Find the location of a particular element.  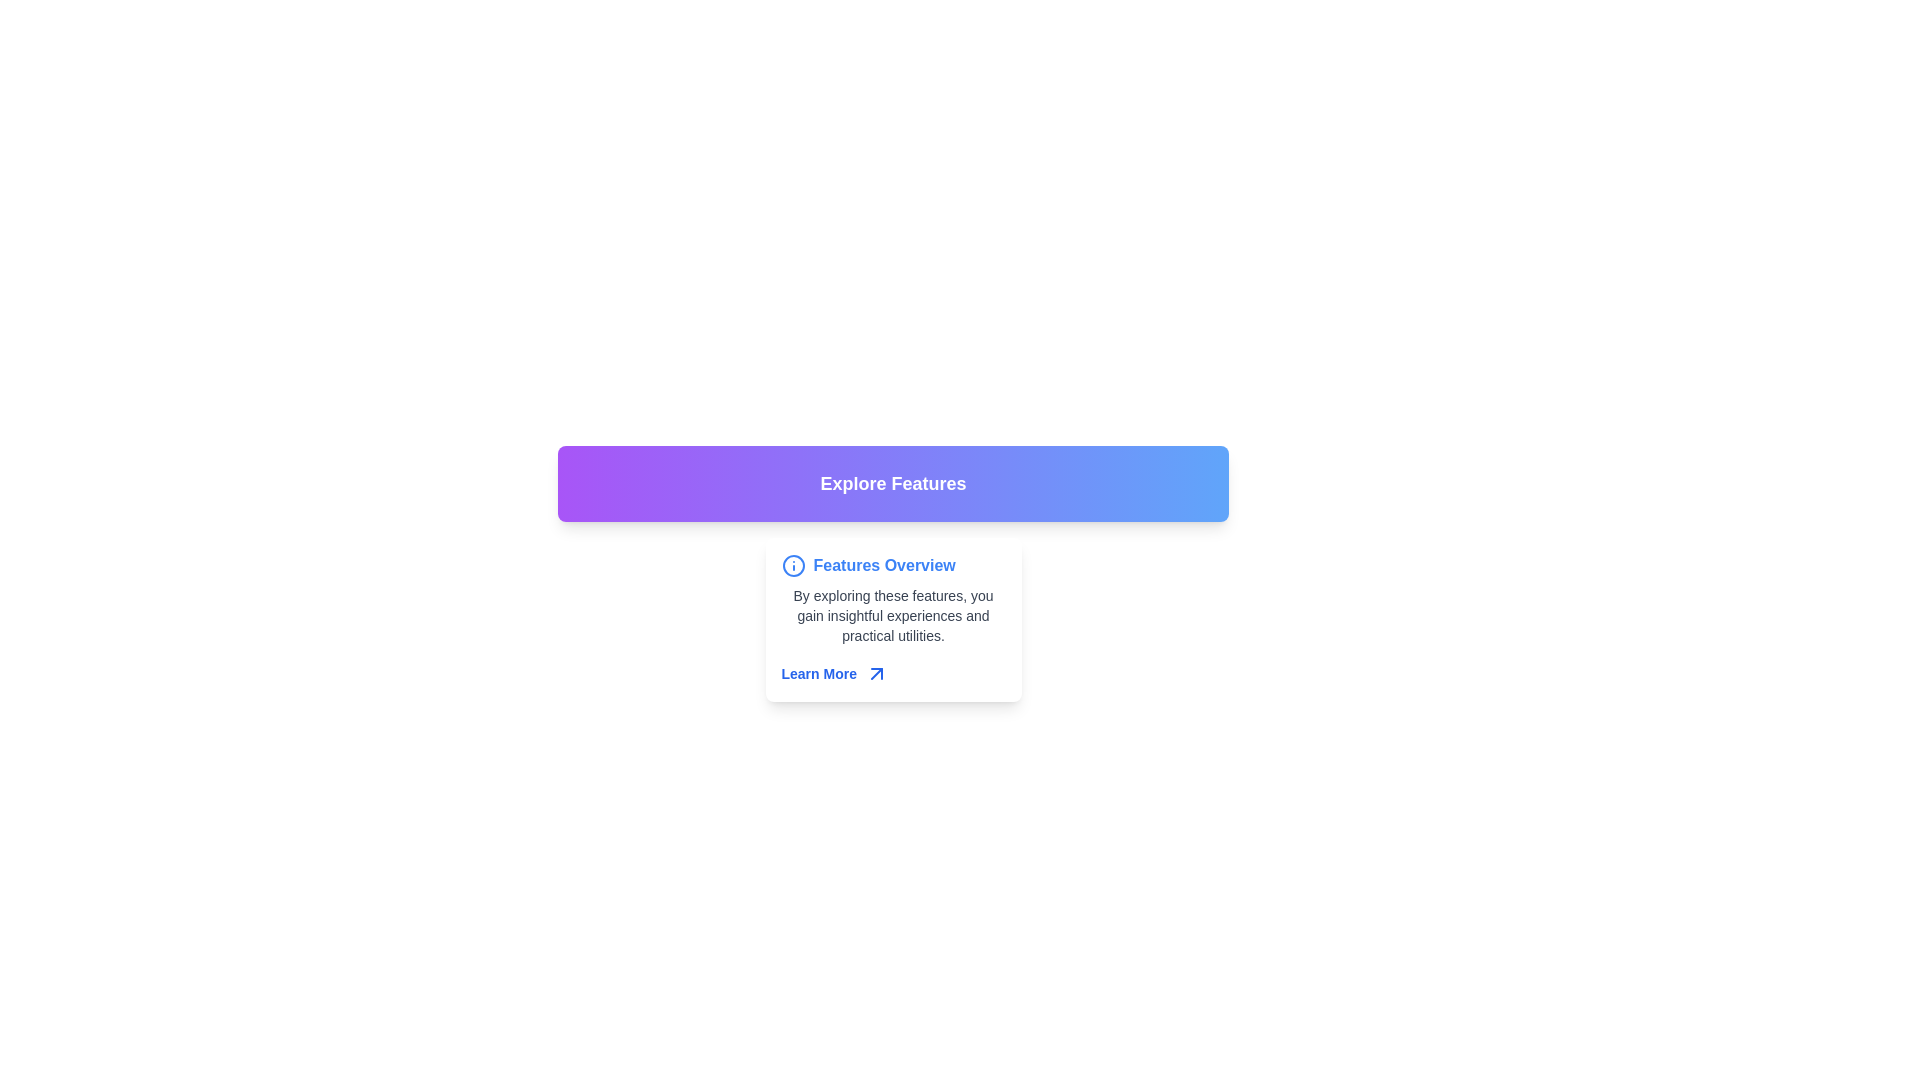

the button-like text element located at the top of the gradient bar is located at coordinates (892, 483).